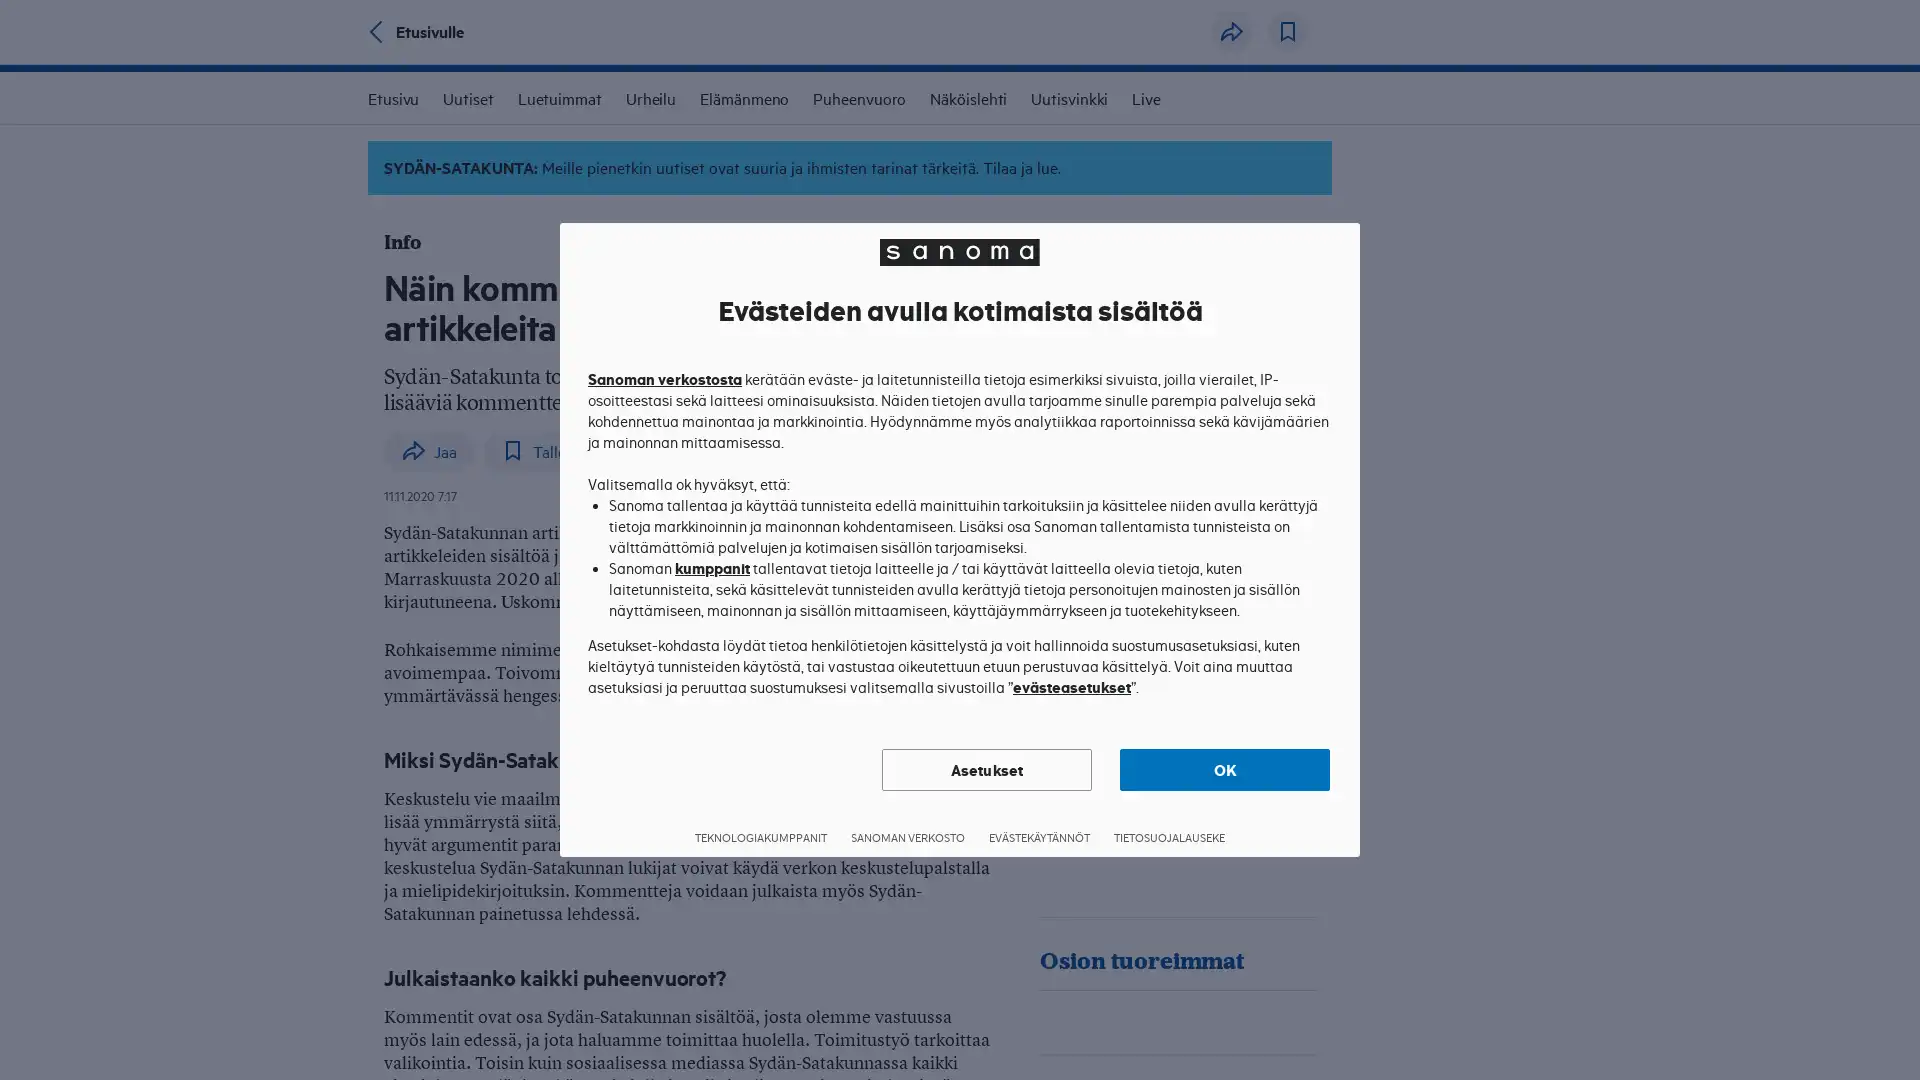 The width and height of the screenshot is (1920, 1080). What do you see at coordinates (1287, 31) in the screenshot?
I see `Tallenna` at bounding box center [1287, 31].